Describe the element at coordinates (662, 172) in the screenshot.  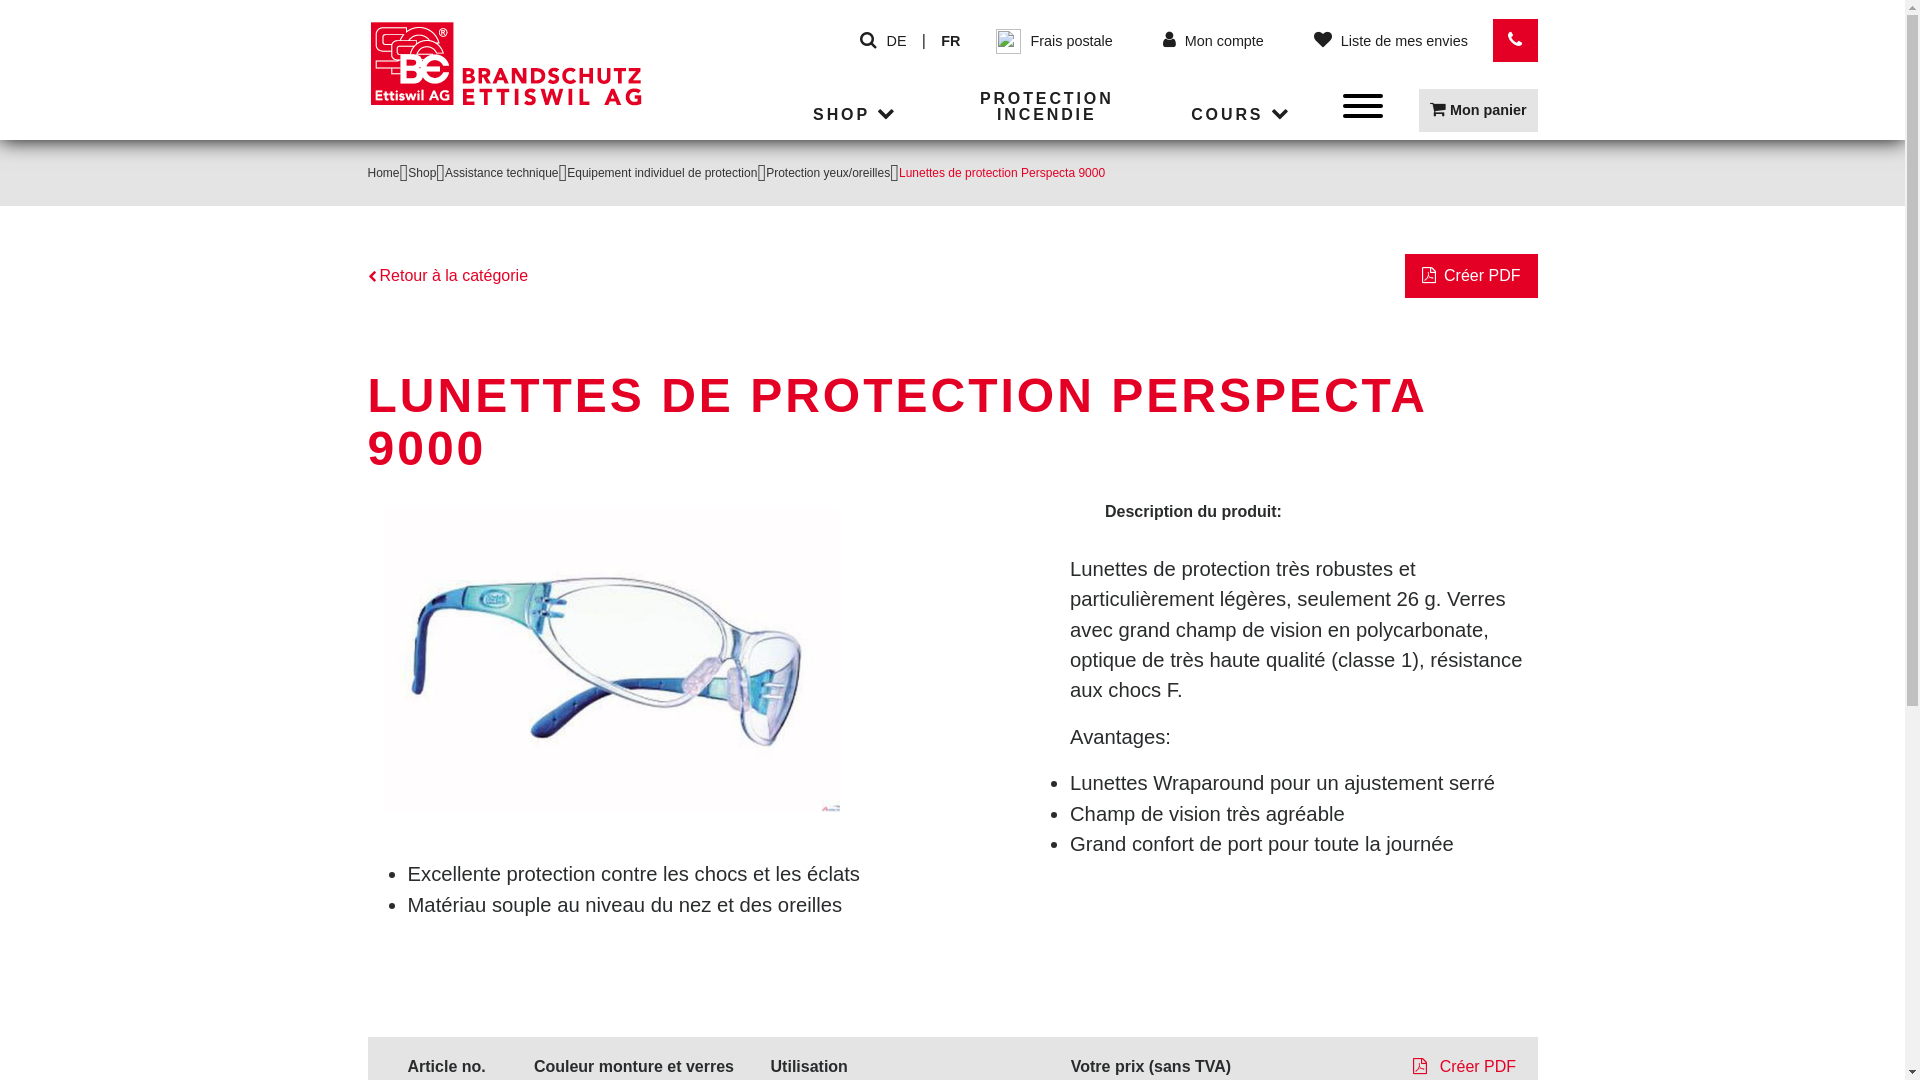
I see `'Equipement individuel de protection'` at that location.